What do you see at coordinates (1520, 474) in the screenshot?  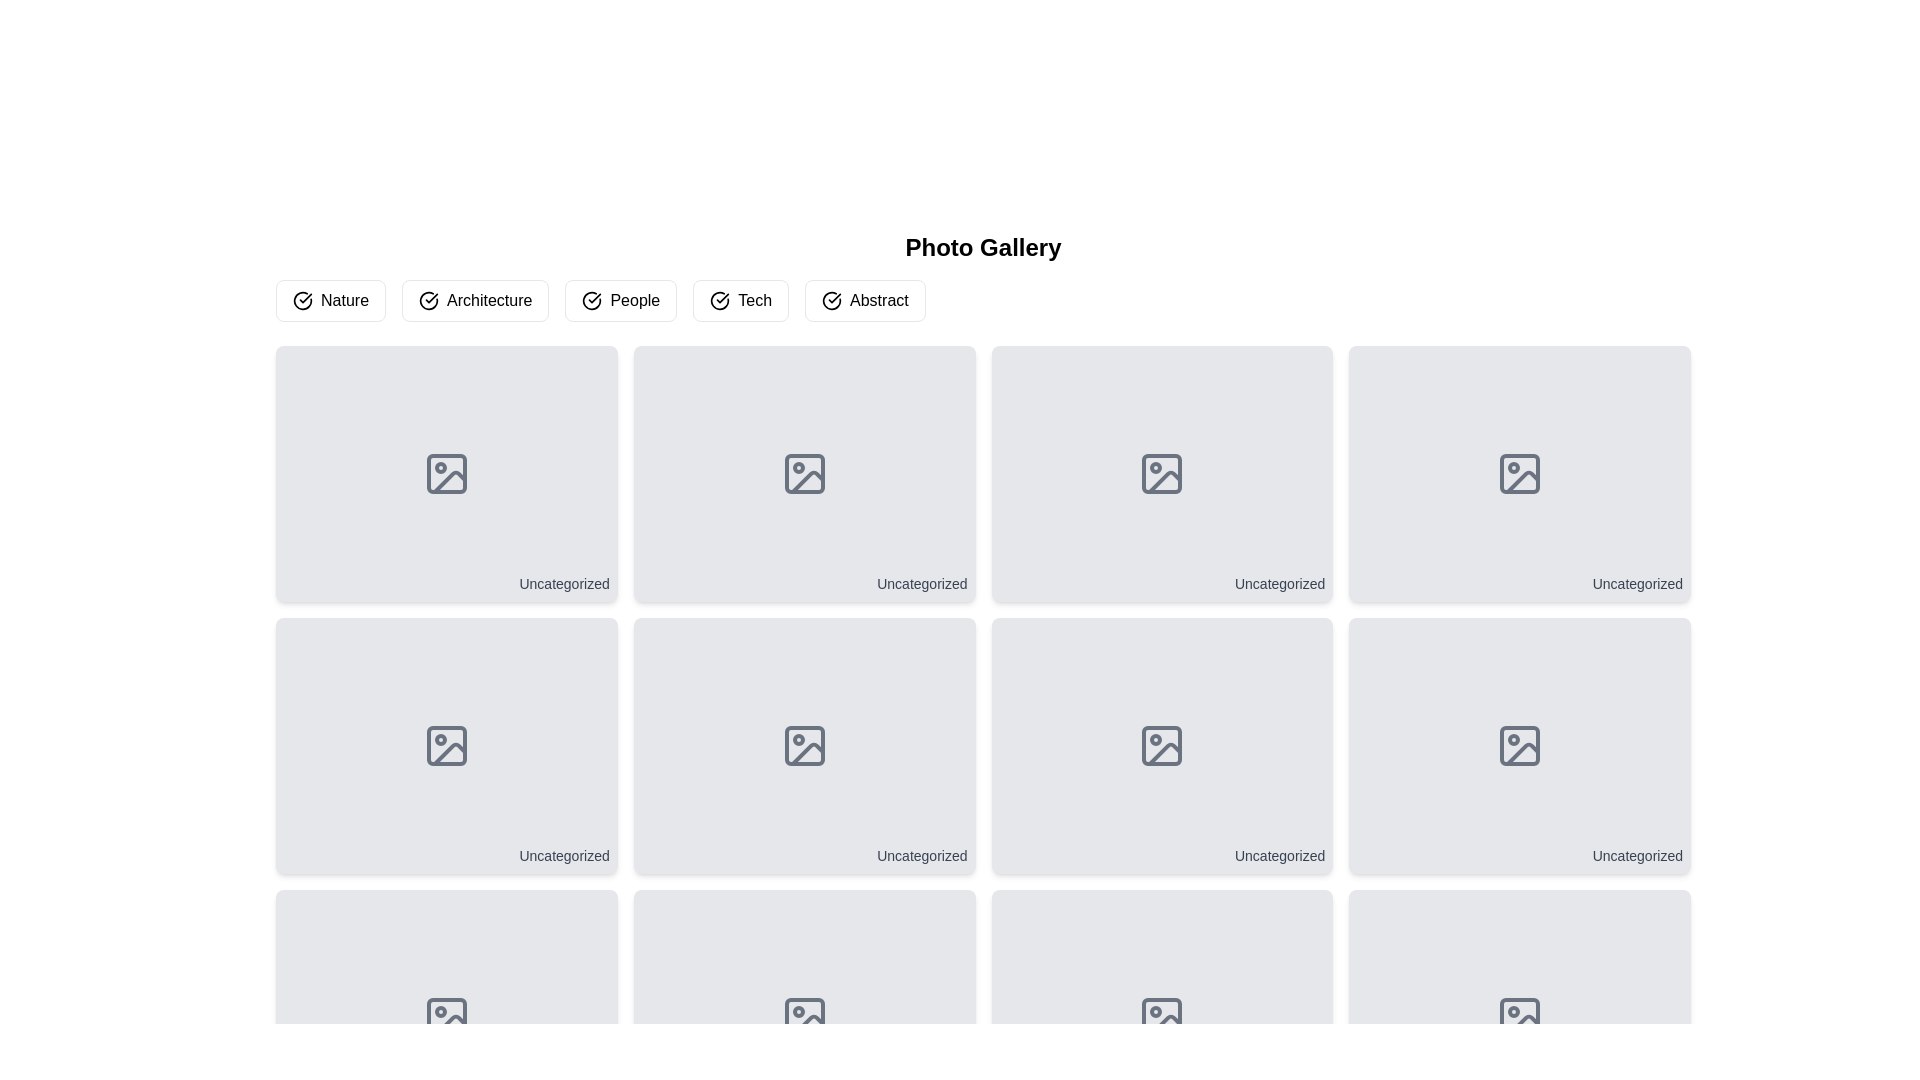 I see `the card marked as 'Uncategorized' located in the fourth column of the first row within the grid layout` at bounding box center [1520, 474].